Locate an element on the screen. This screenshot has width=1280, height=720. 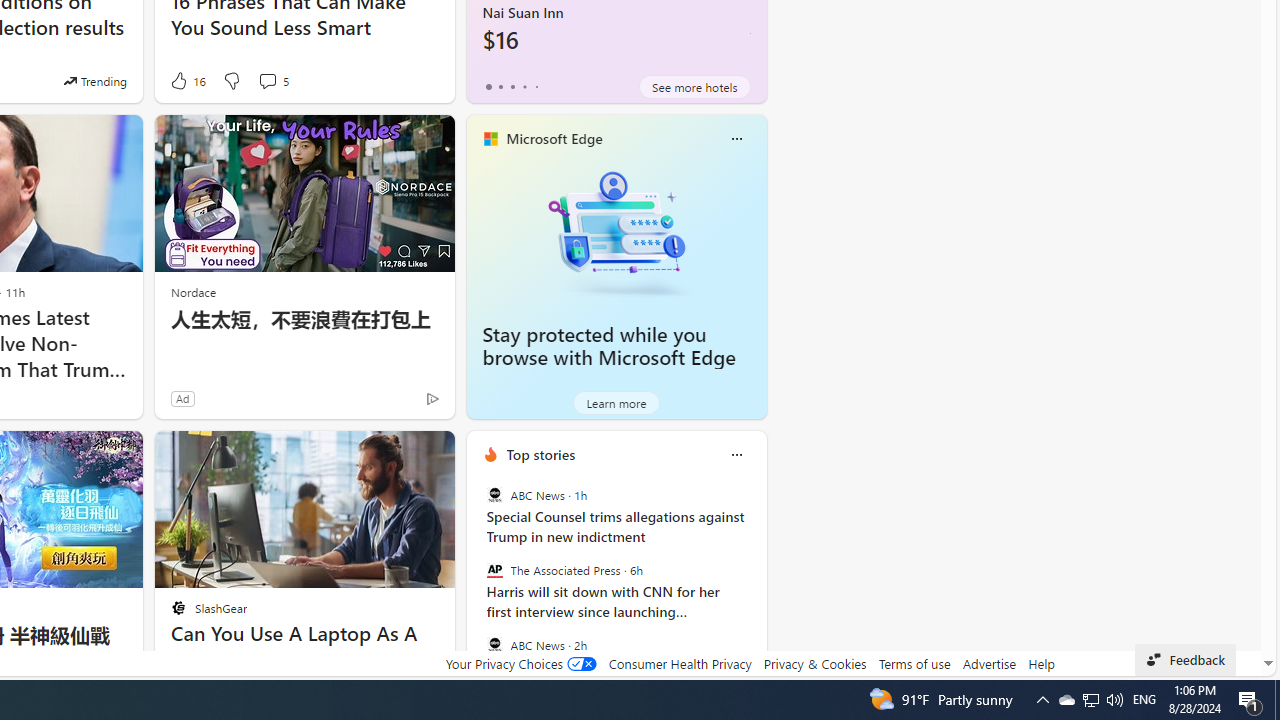
'Privacy & Cookies' is located at coordinates (814, 663).